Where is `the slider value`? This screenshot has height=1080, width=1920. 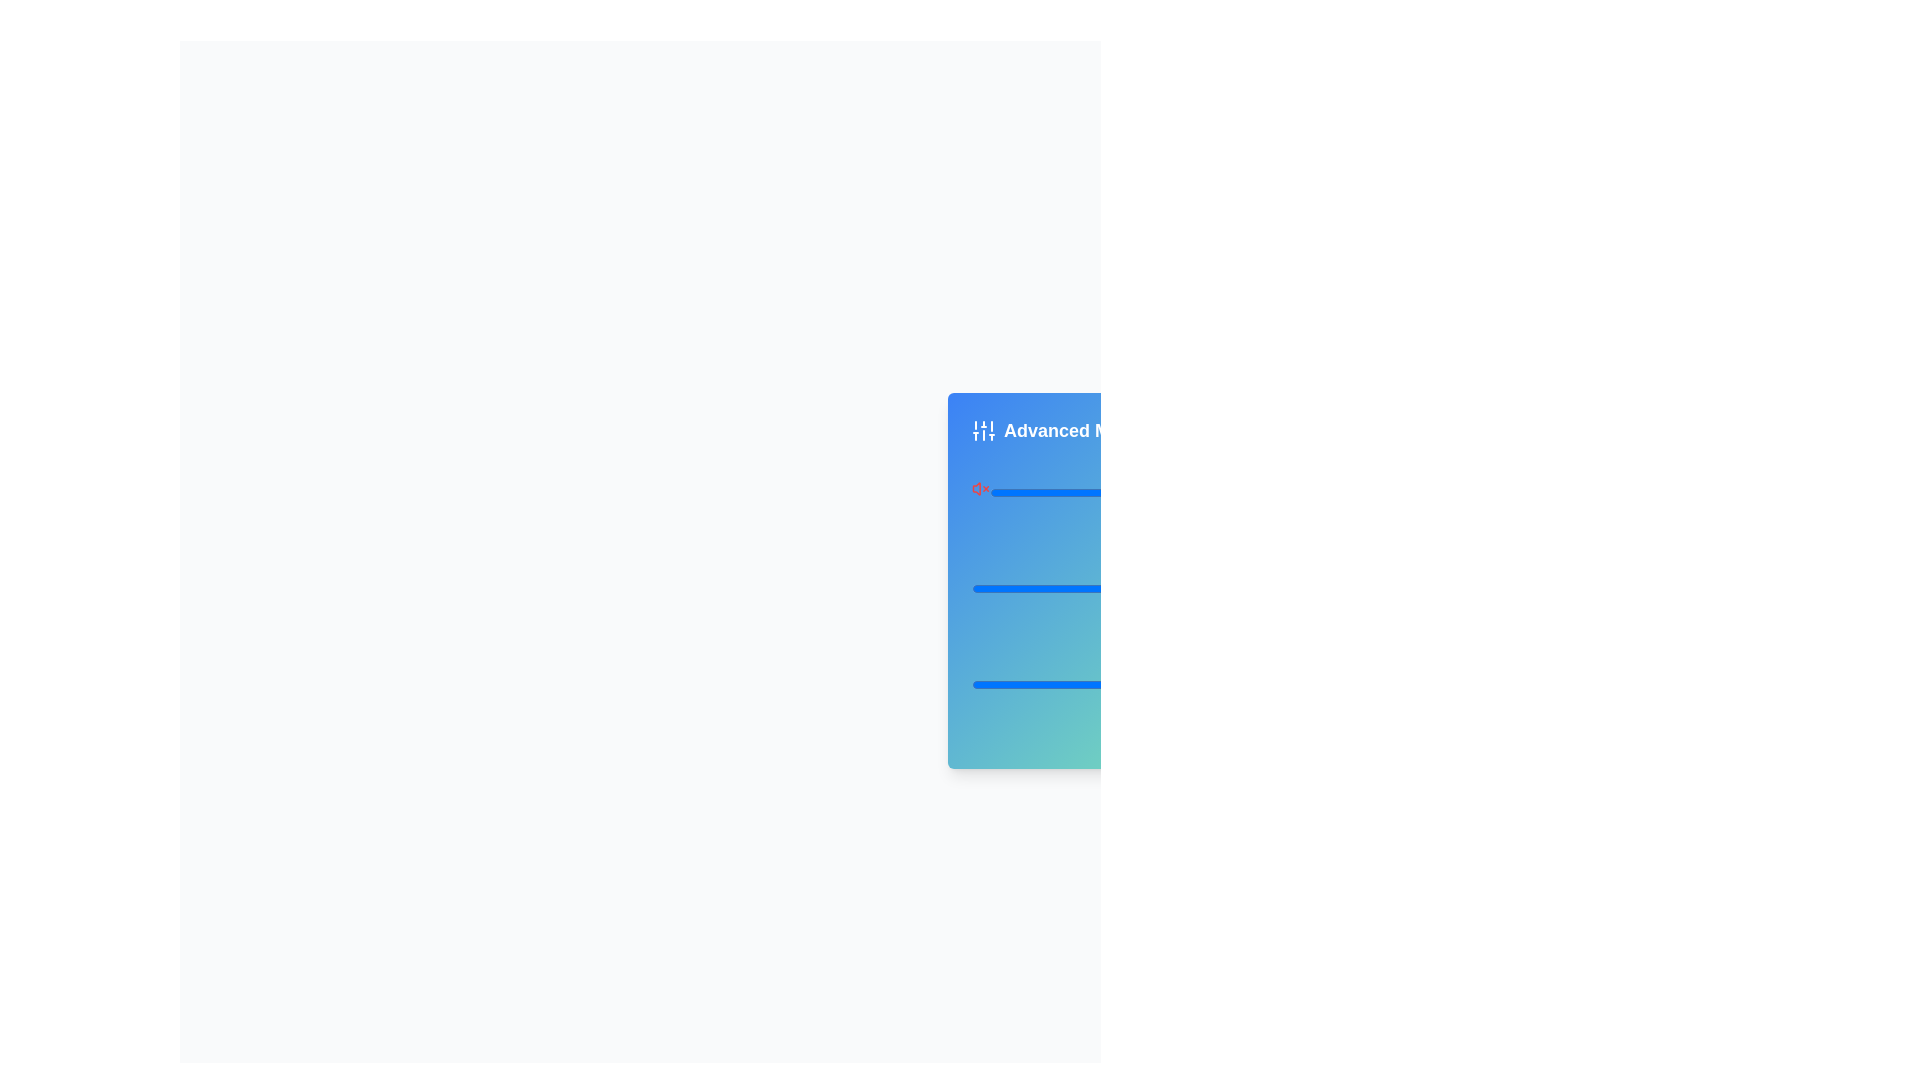 the slider value is located at coordinates (1005, 588).